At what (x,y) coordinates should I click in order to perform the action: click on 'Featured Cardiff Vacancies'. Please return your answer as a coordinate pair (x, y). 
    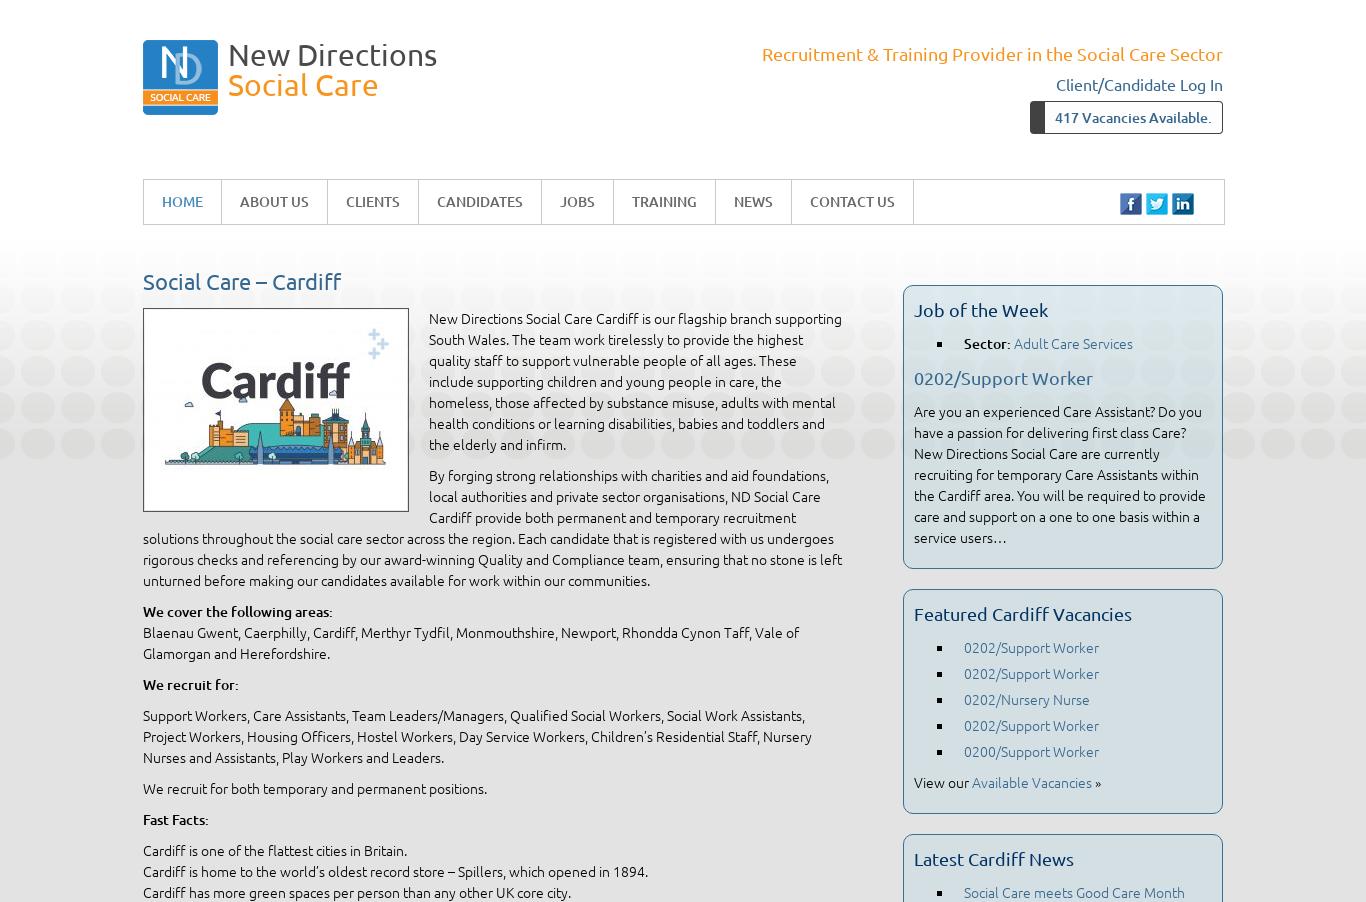
    Looking at the image, I should click on (1022, 612).